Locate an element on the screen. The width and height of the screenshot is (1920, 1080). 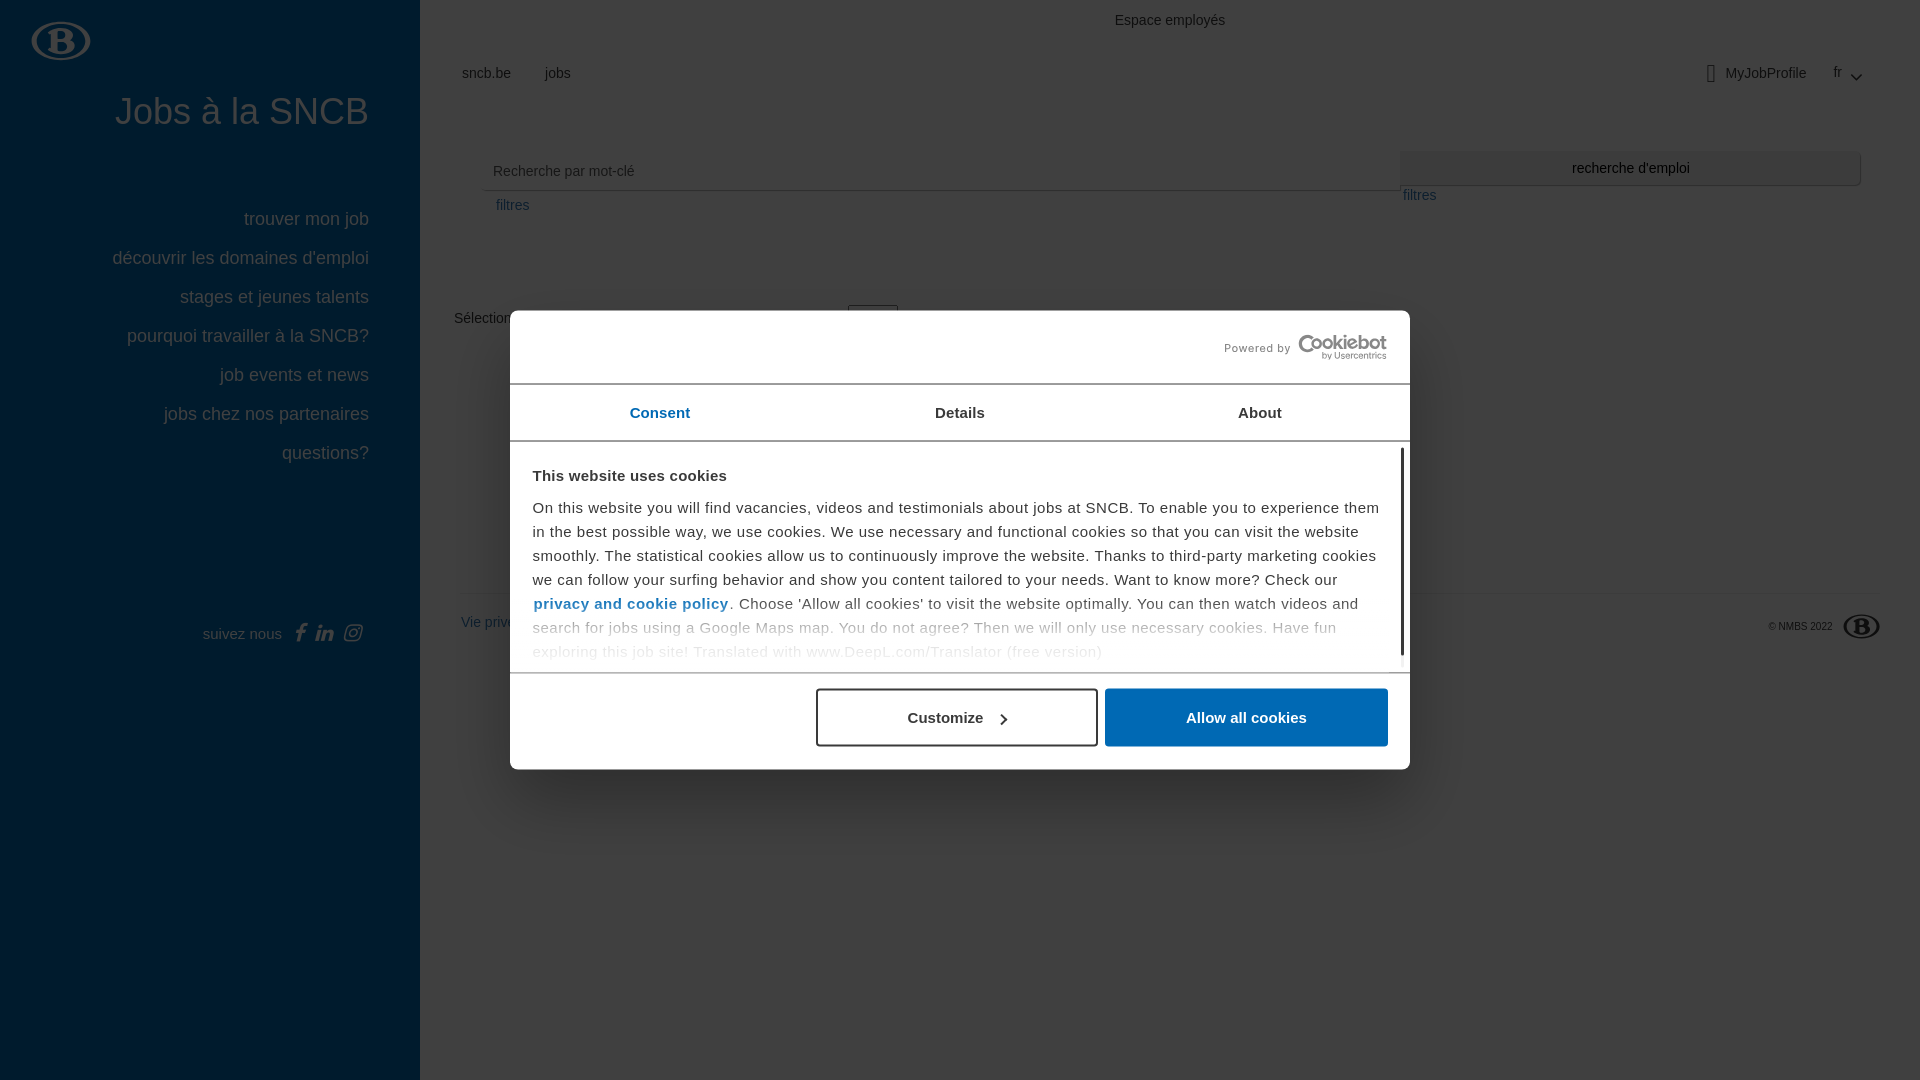
'jobs' is located at coordinates (557, 72).